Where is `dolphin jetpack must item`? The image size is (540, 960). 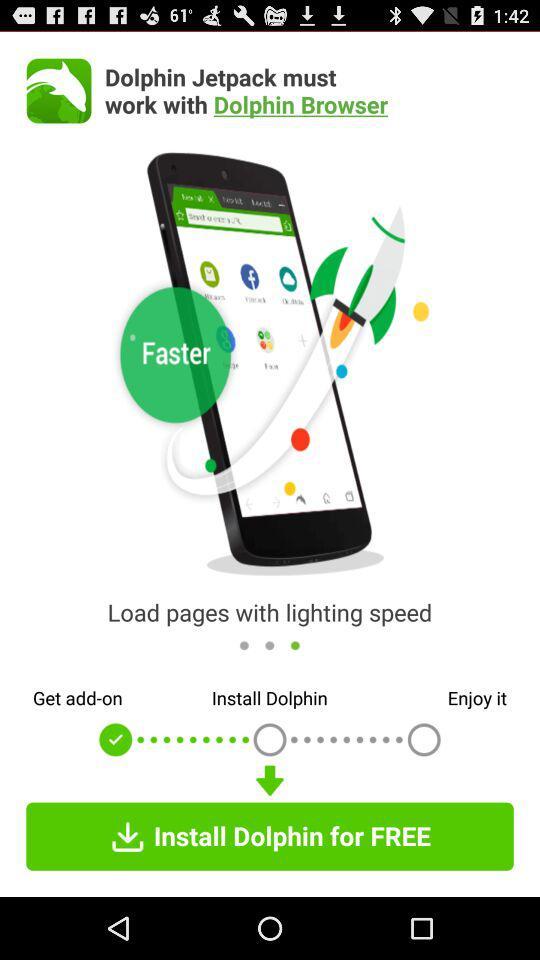 dolphin jetpack must item is located at coordinates (309, 90).